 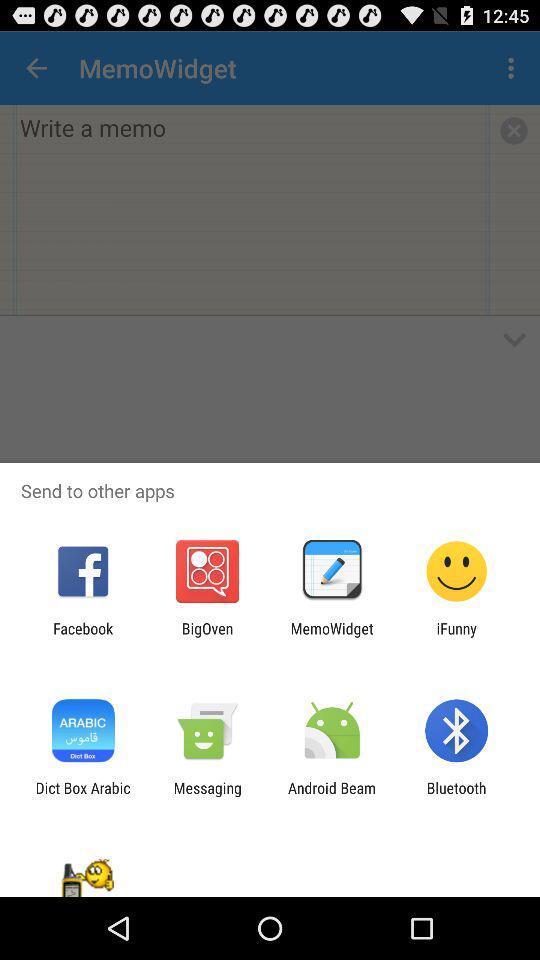 I want to click on the icon next to messaging app, so click(x=332, y=796).